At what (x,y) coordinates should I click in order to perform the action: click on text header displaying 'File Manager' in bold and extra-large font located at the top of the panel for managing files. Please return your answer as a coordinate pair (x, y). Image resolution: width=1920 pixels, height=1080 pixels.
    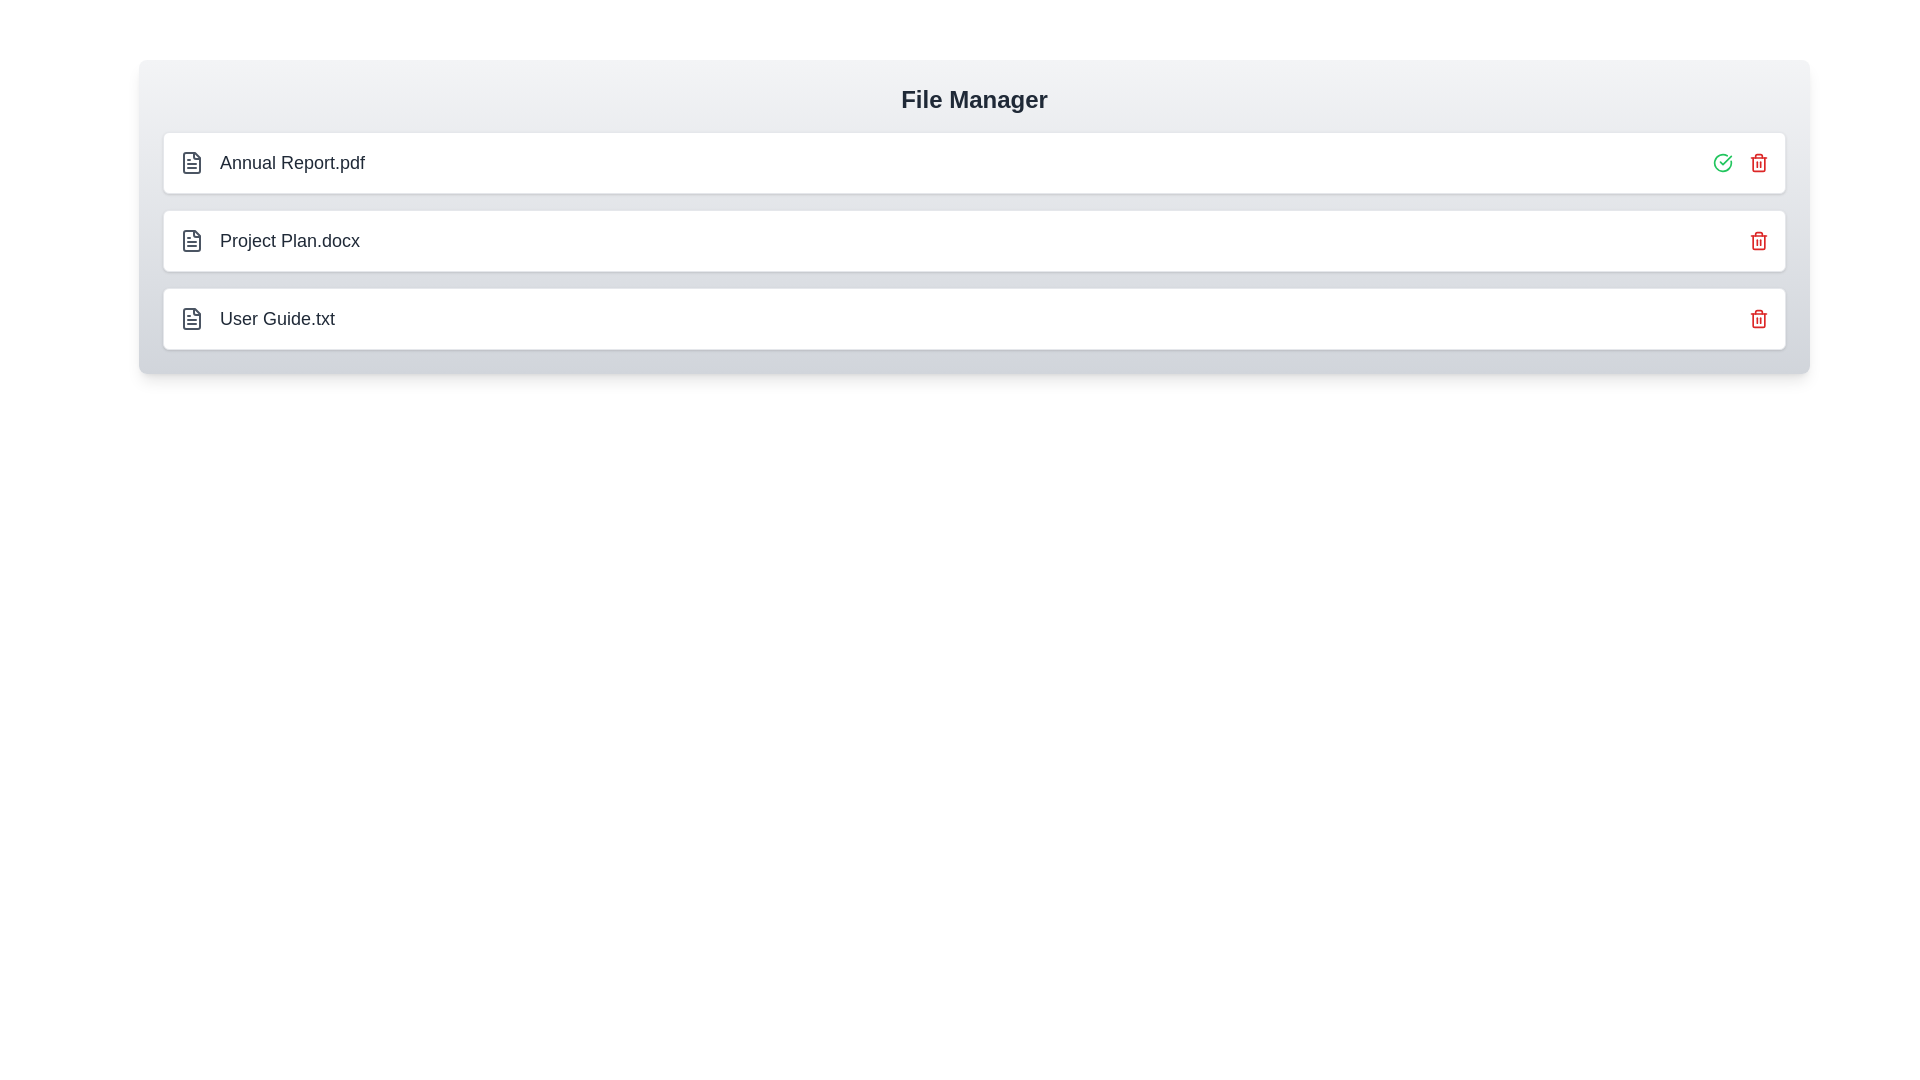
    Looking at the image, I should click on (974, 100).